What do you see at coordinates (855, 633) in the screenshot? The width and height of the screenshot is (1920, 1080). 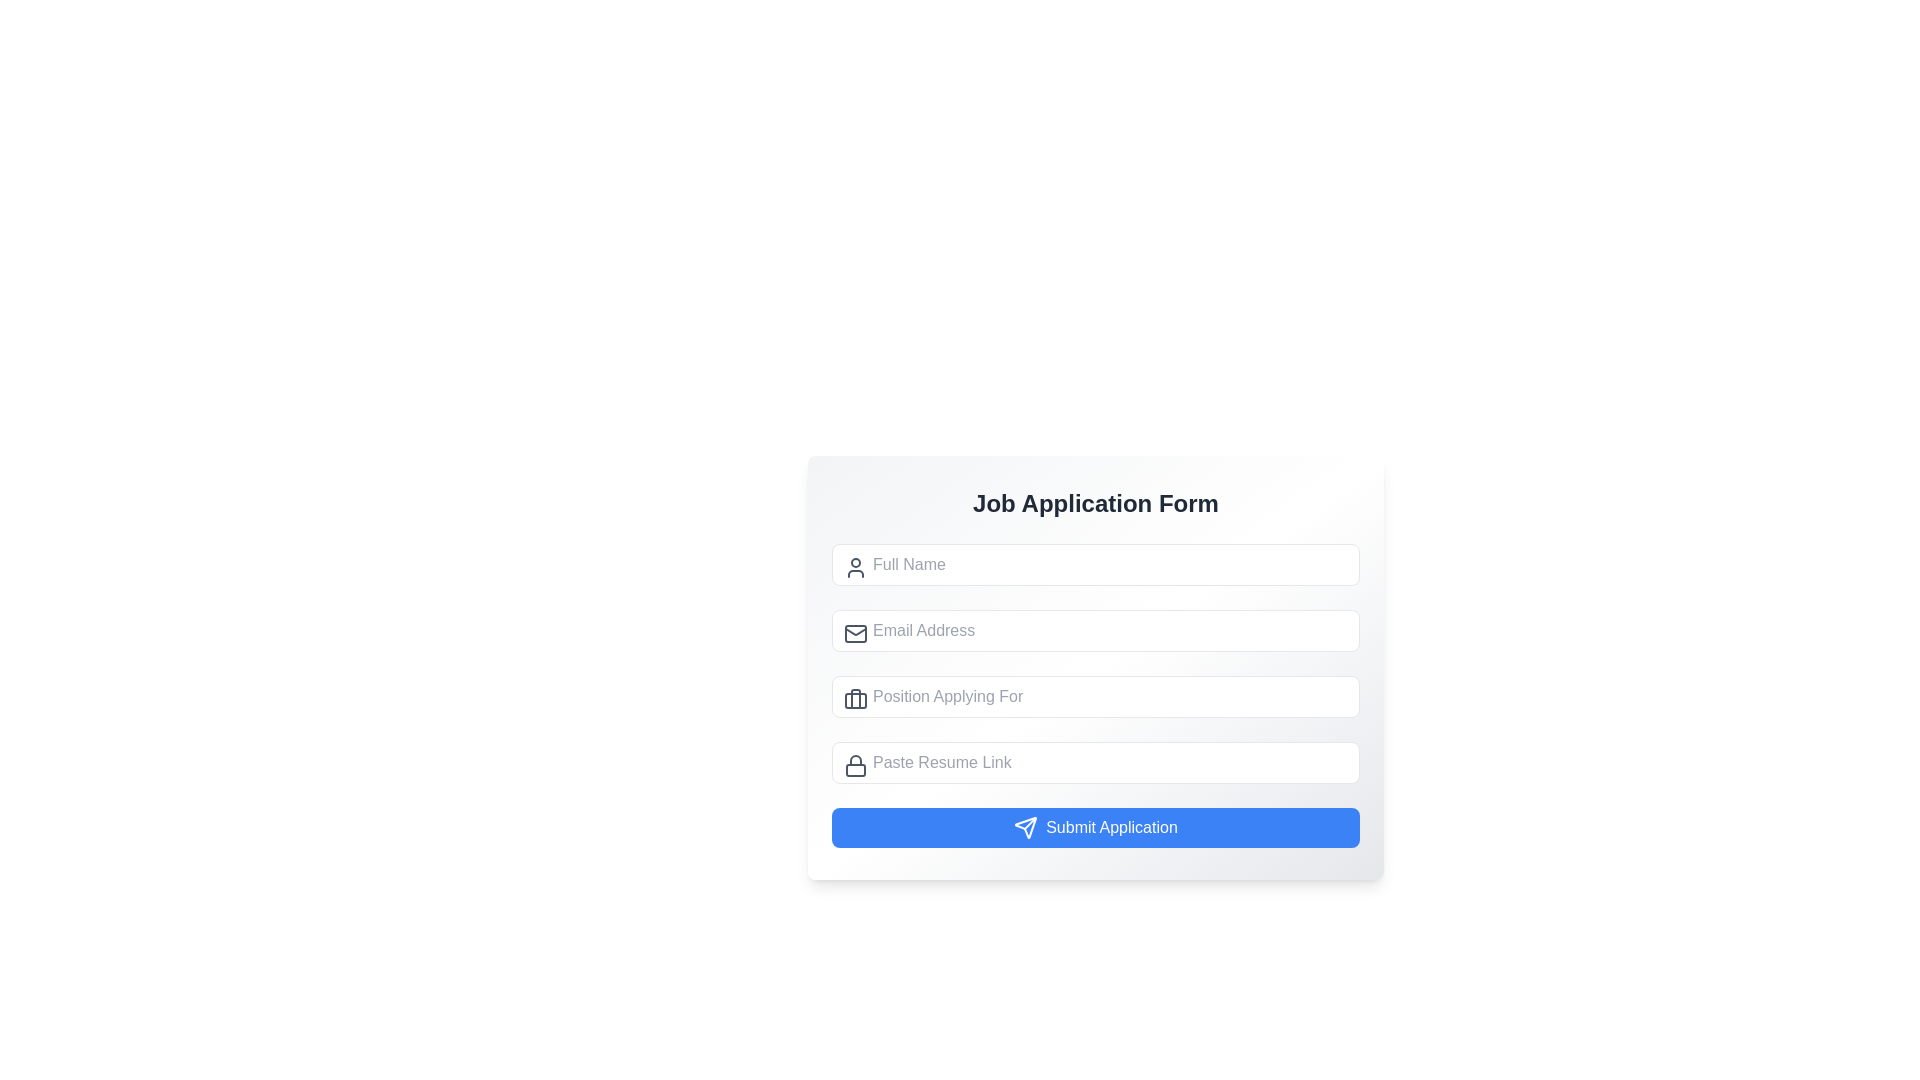 I see `the graphical envelope icon component located to the left of the 'Email Address' input field in the 'Job Application Form'` at bounding box center [855, 633].